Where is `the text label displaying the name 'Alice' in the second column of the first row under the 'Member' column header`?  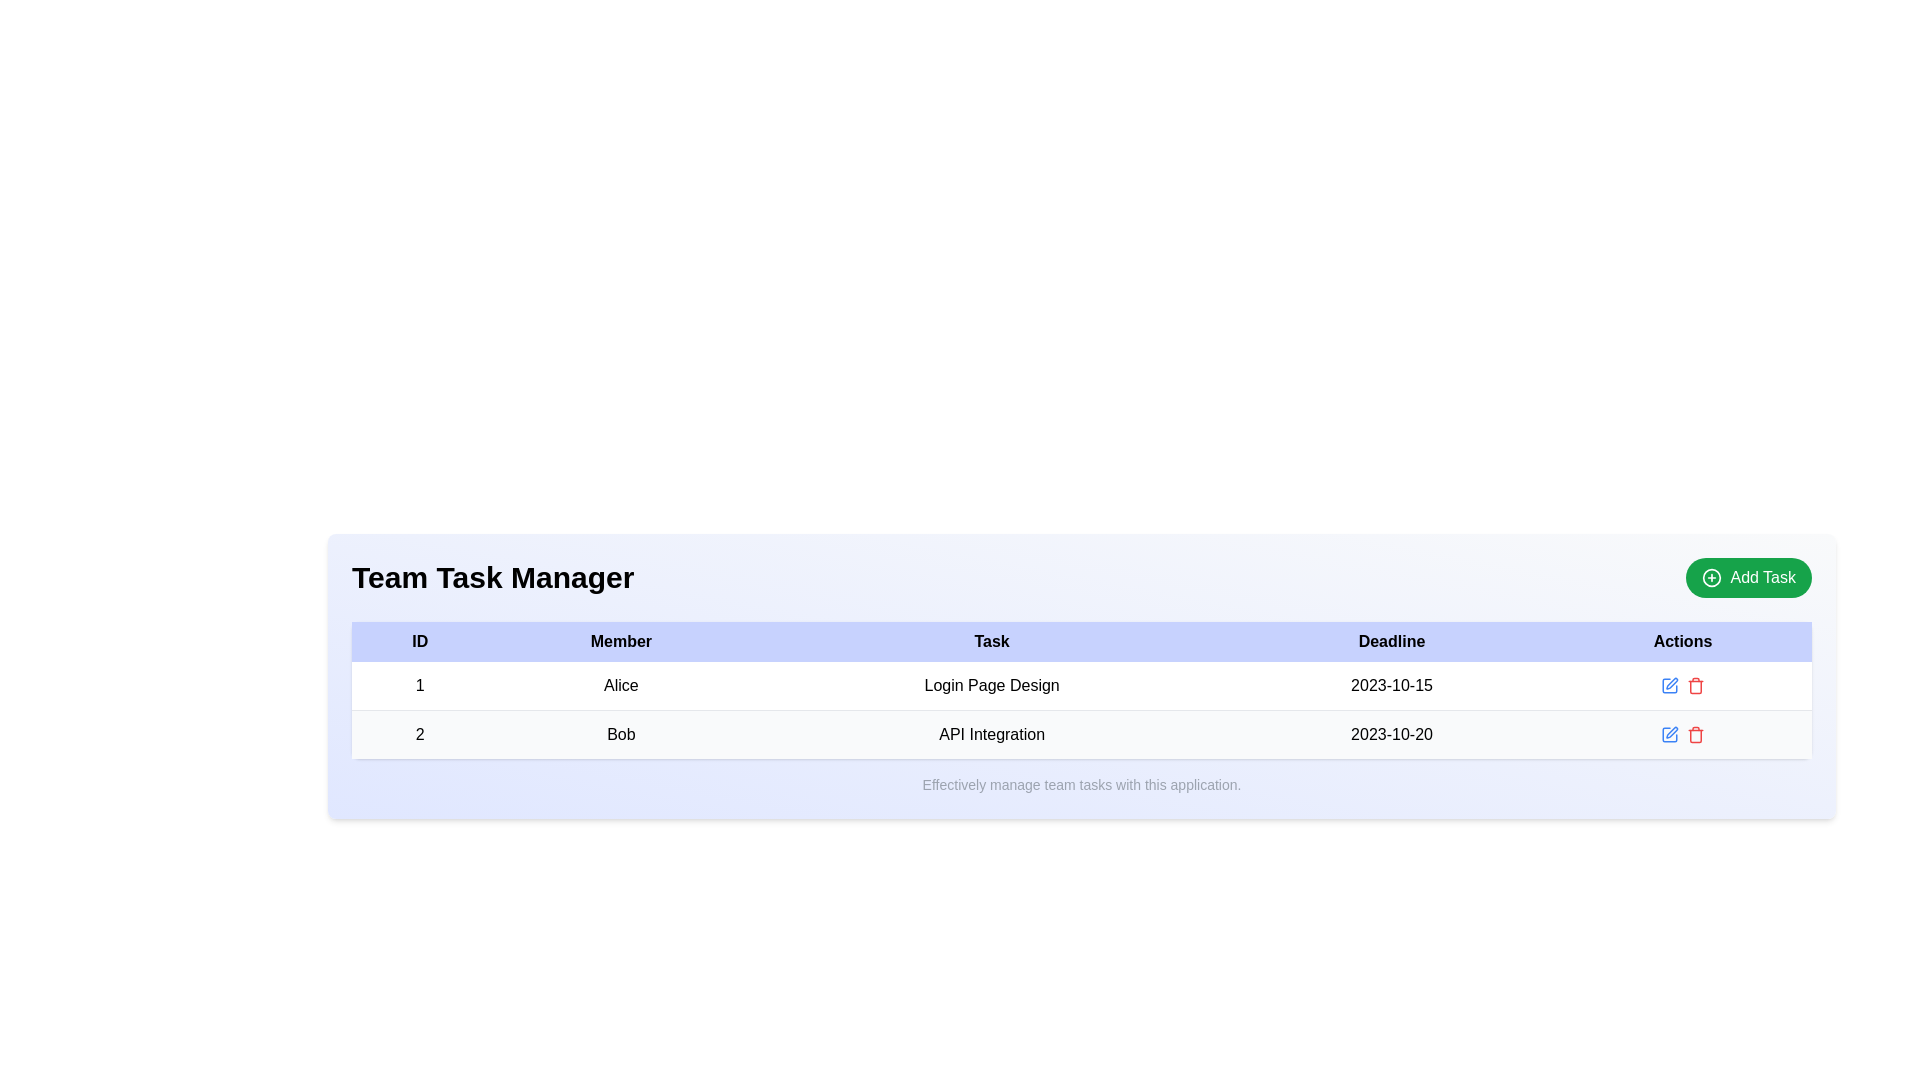 the text label displaying the name 'Alice' in the second column of the first row under the 'Member' column header is located at coordinates (620, 685).